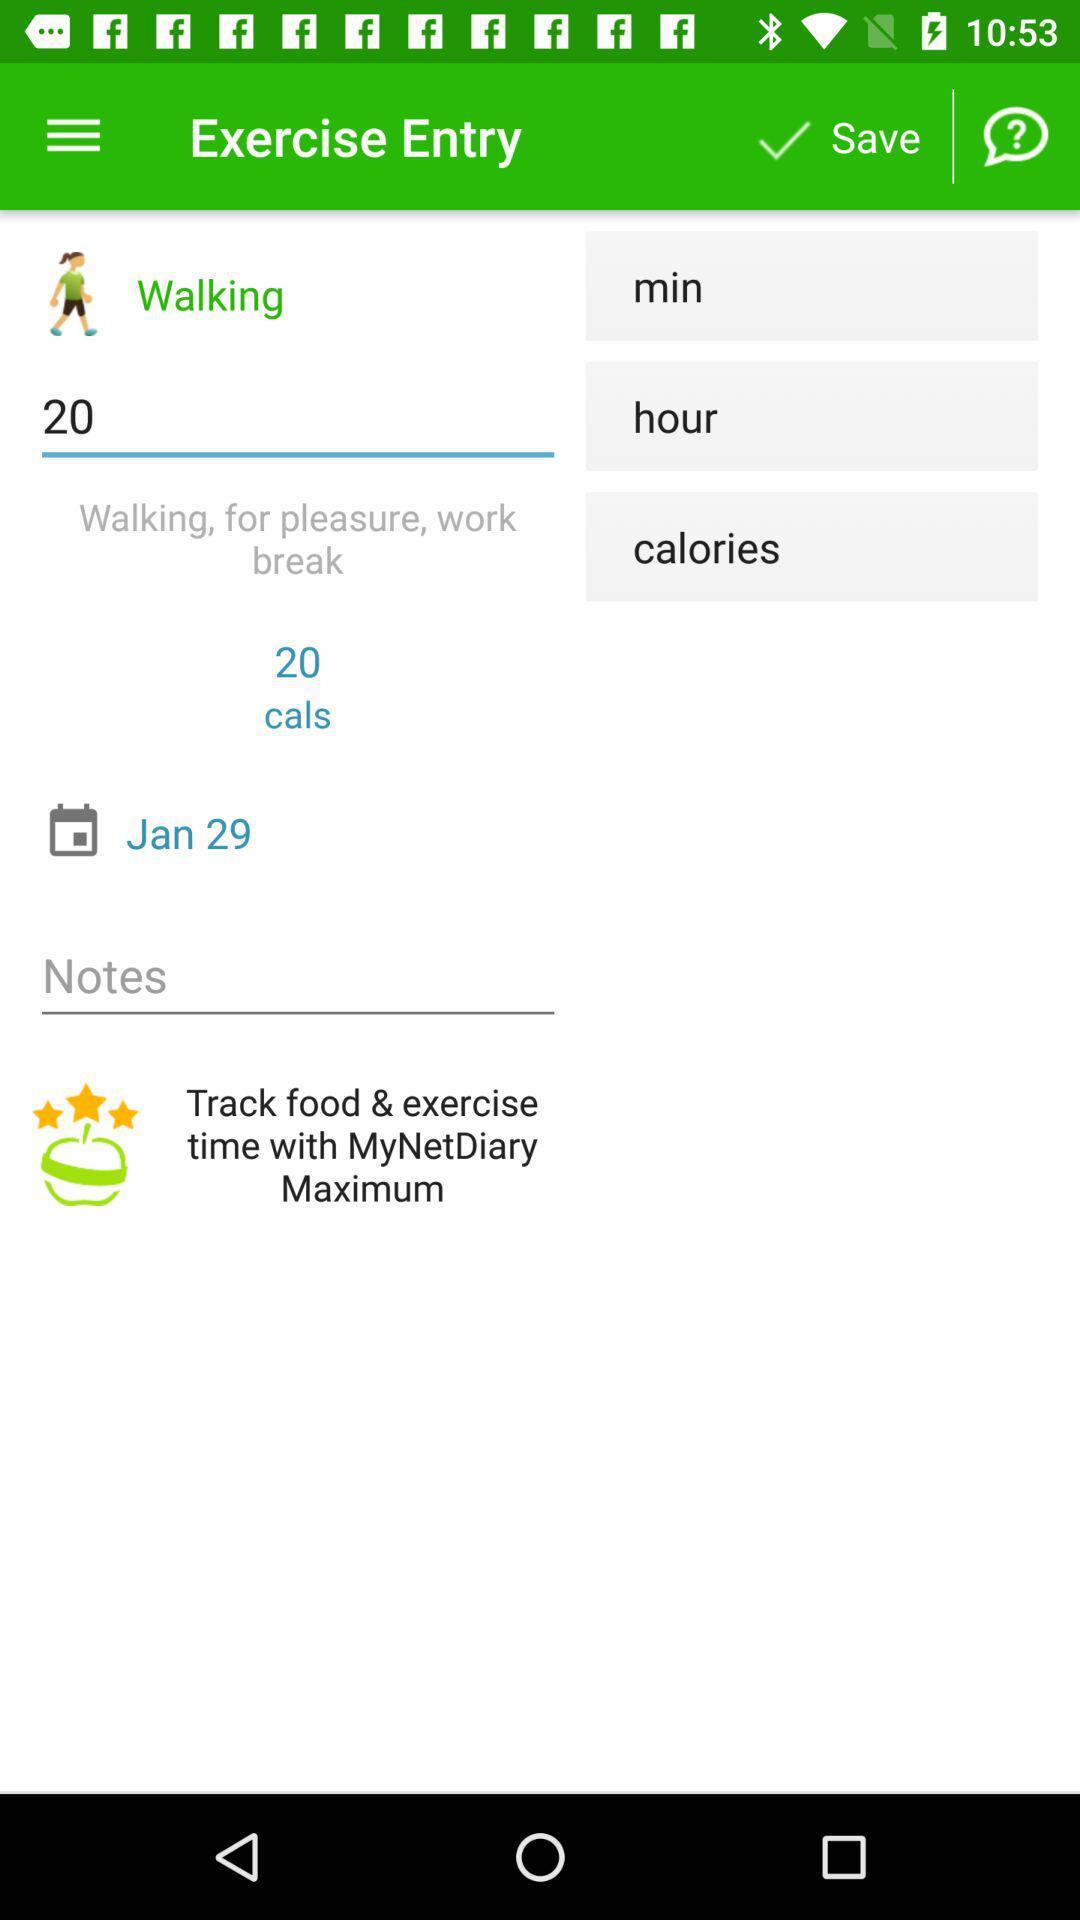  Describe the element at coordinates (651, 415) in the screenshot. I see `item below the   min icon` at that location.